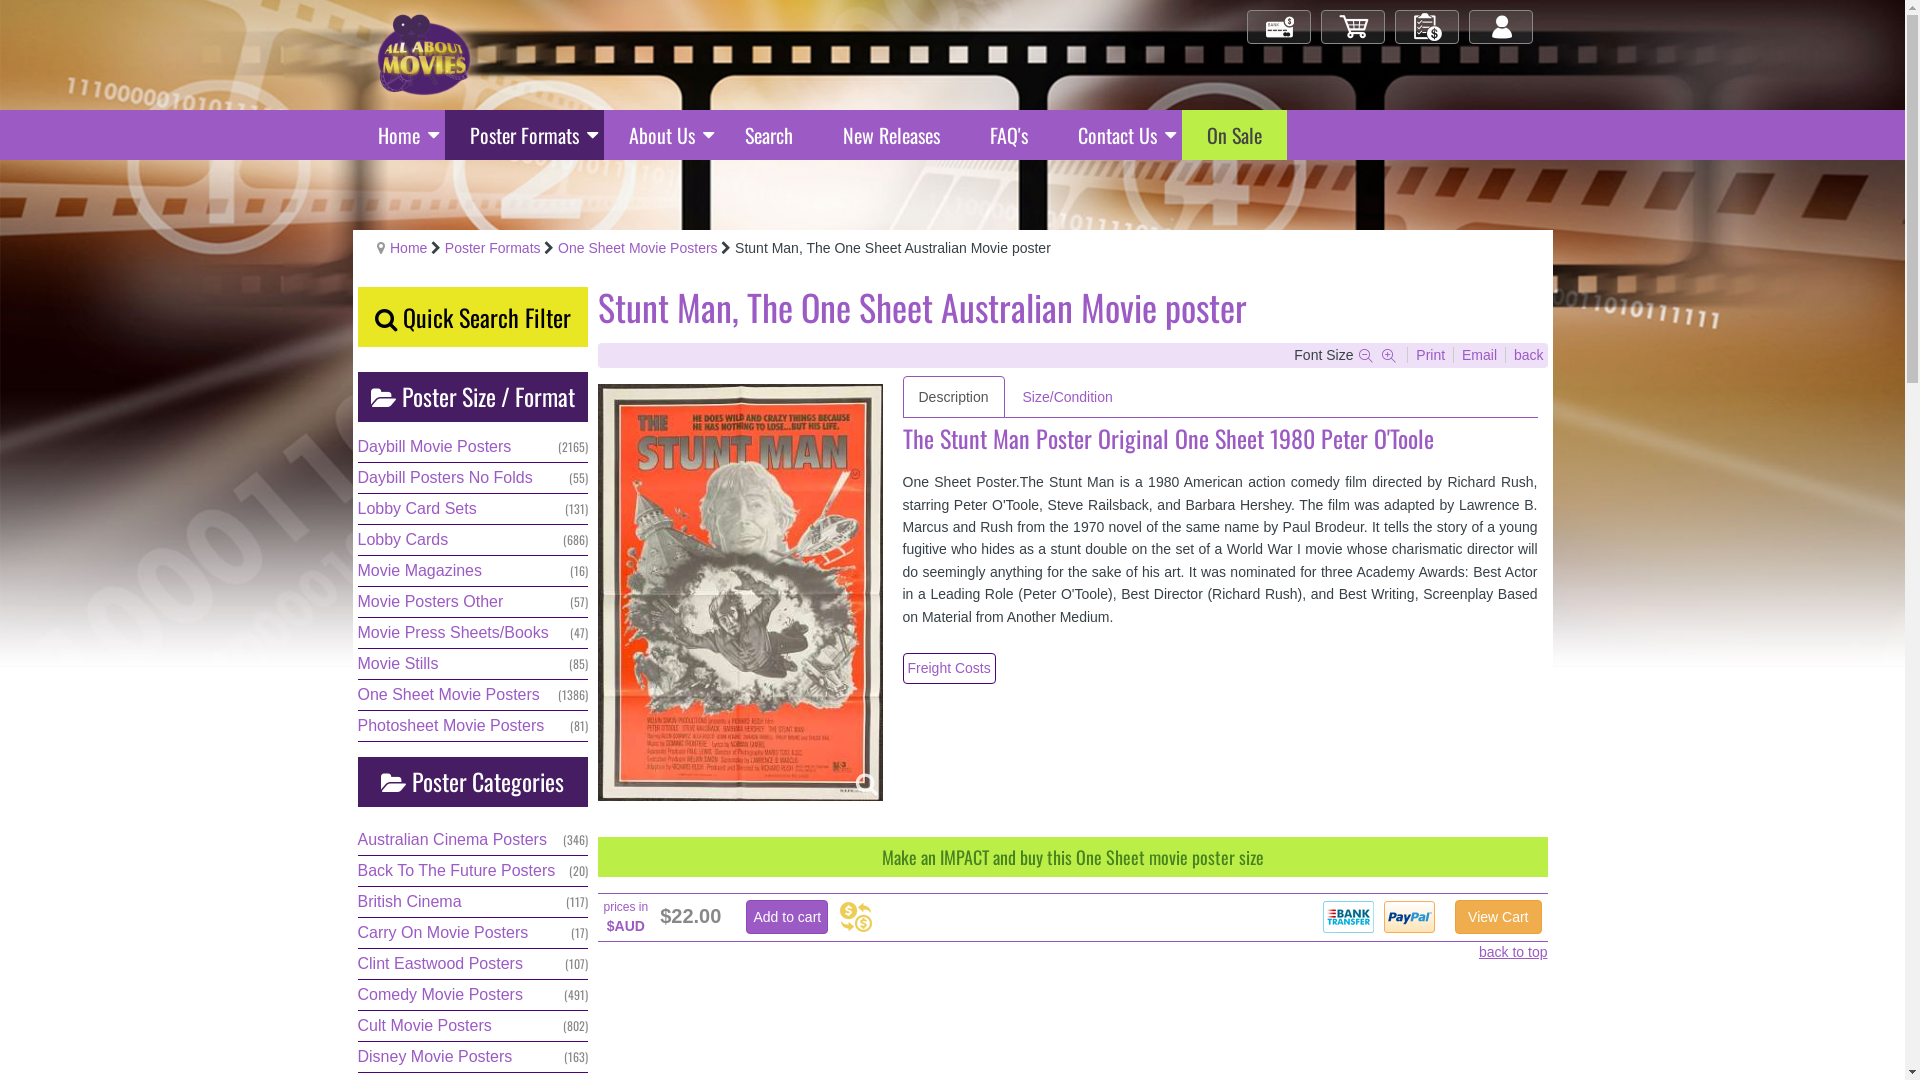 The height and width of the screenshot is (1080, 1920). I want to click on 'Movie Magazines, so click(472, 570).